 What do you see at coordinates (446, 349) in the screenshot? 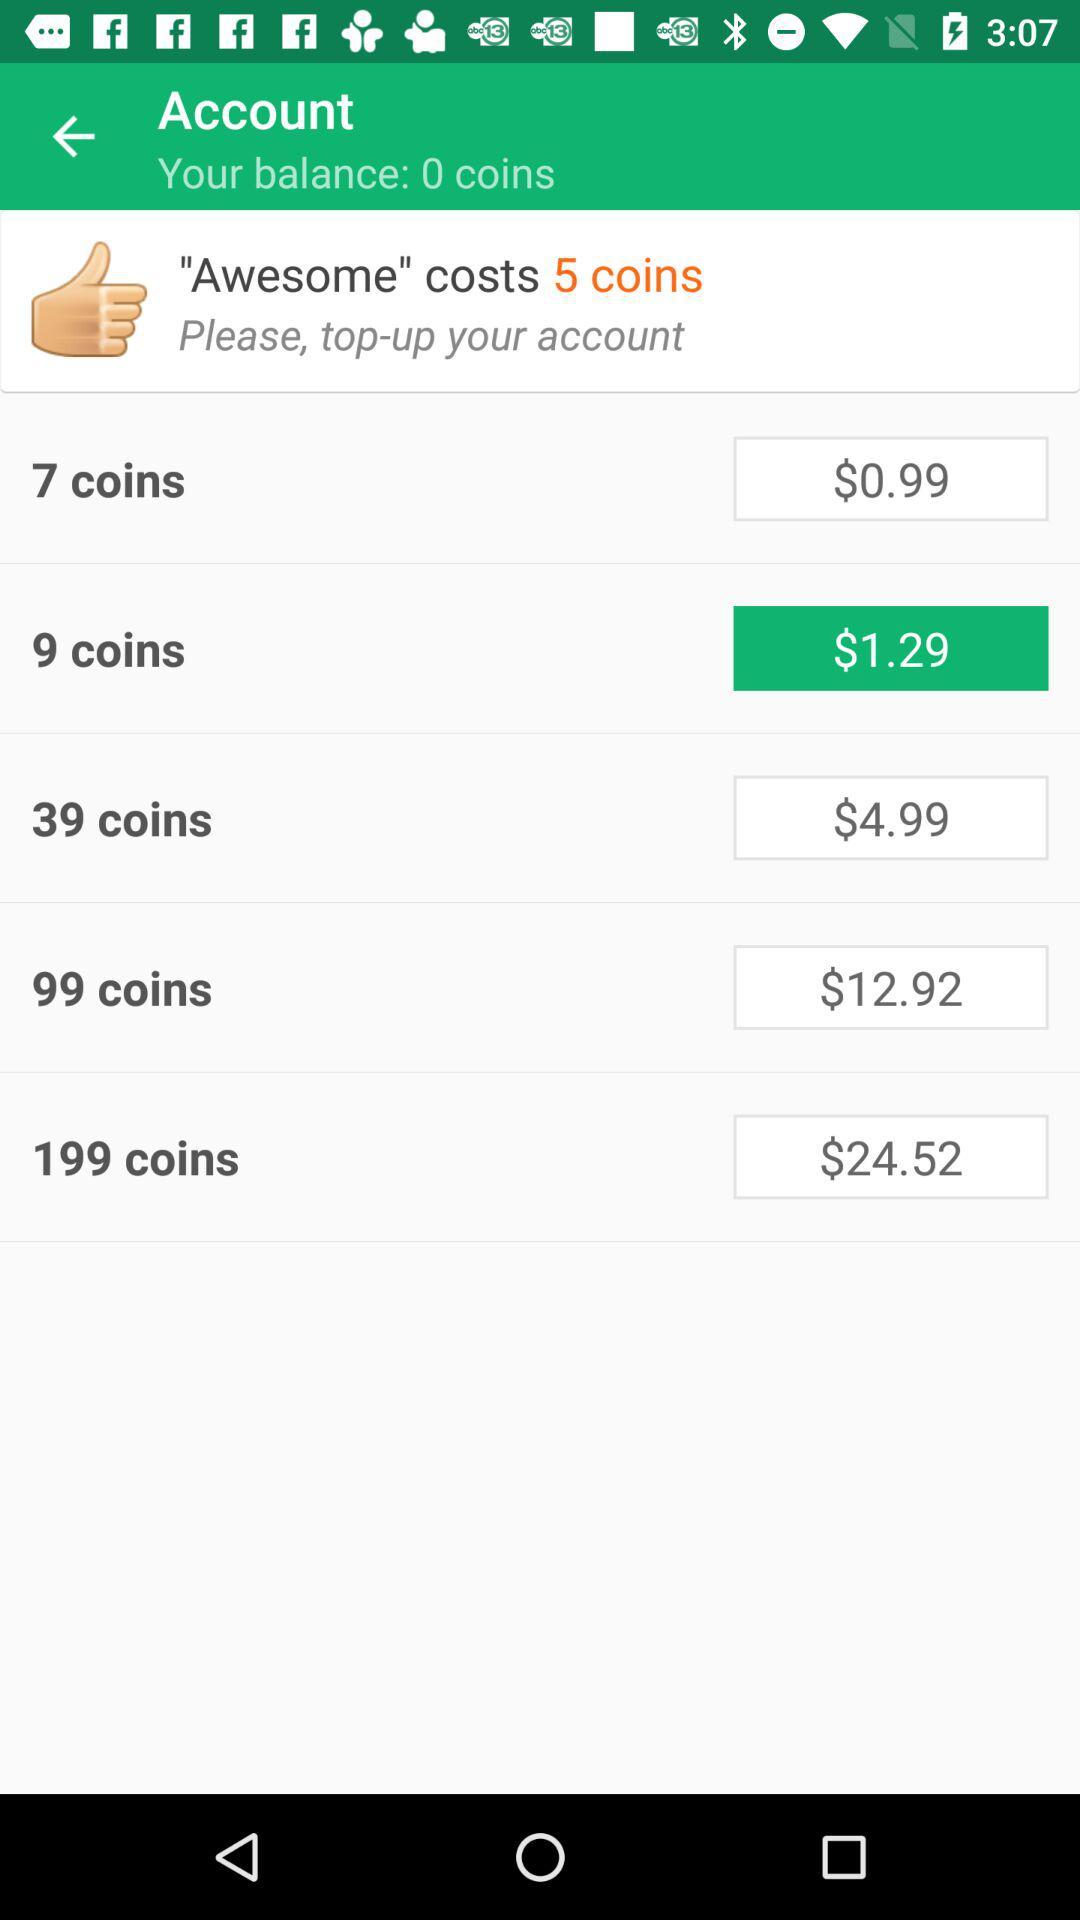
I see `icon above the 7 coins icon` at bounding box center [446, 349].